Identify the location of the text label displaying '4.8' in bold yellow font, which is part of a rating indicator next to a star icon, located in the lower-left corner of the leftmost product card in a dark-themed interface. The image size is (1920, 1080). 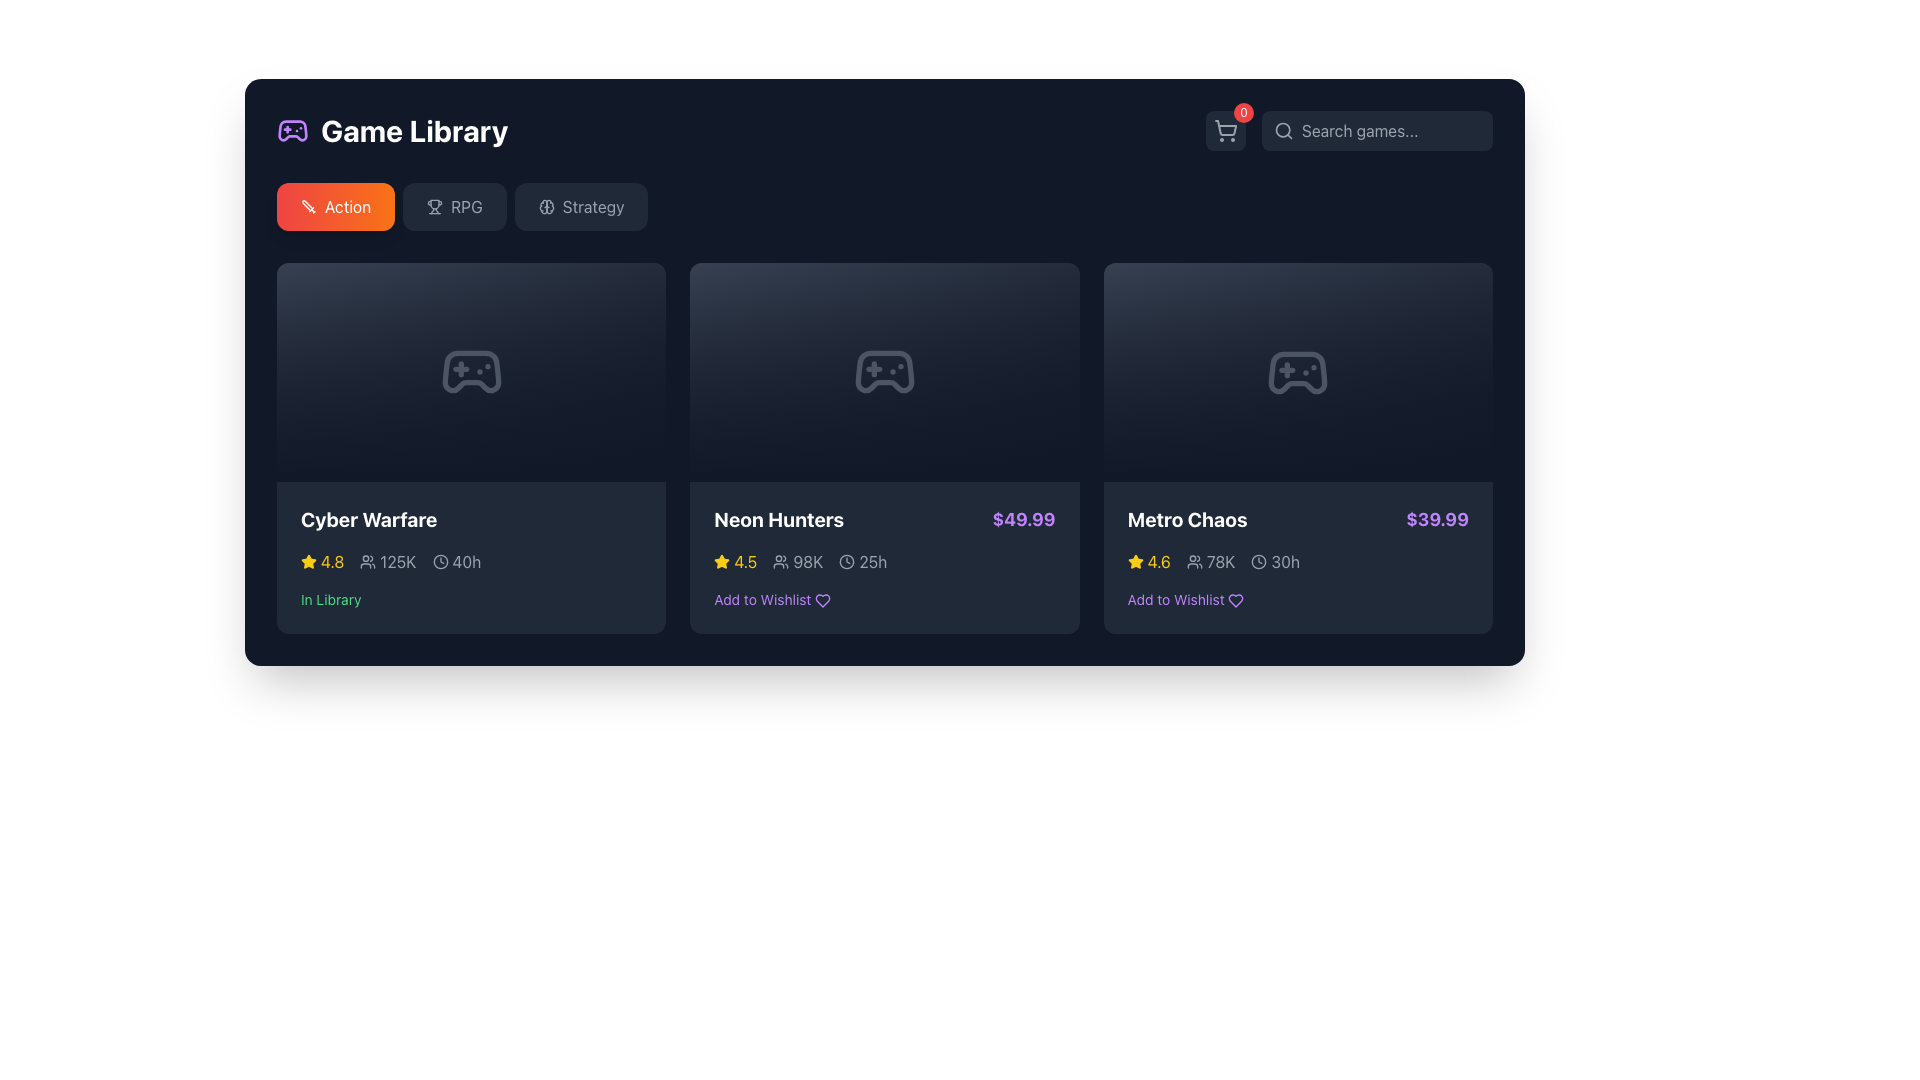
(332, 562).